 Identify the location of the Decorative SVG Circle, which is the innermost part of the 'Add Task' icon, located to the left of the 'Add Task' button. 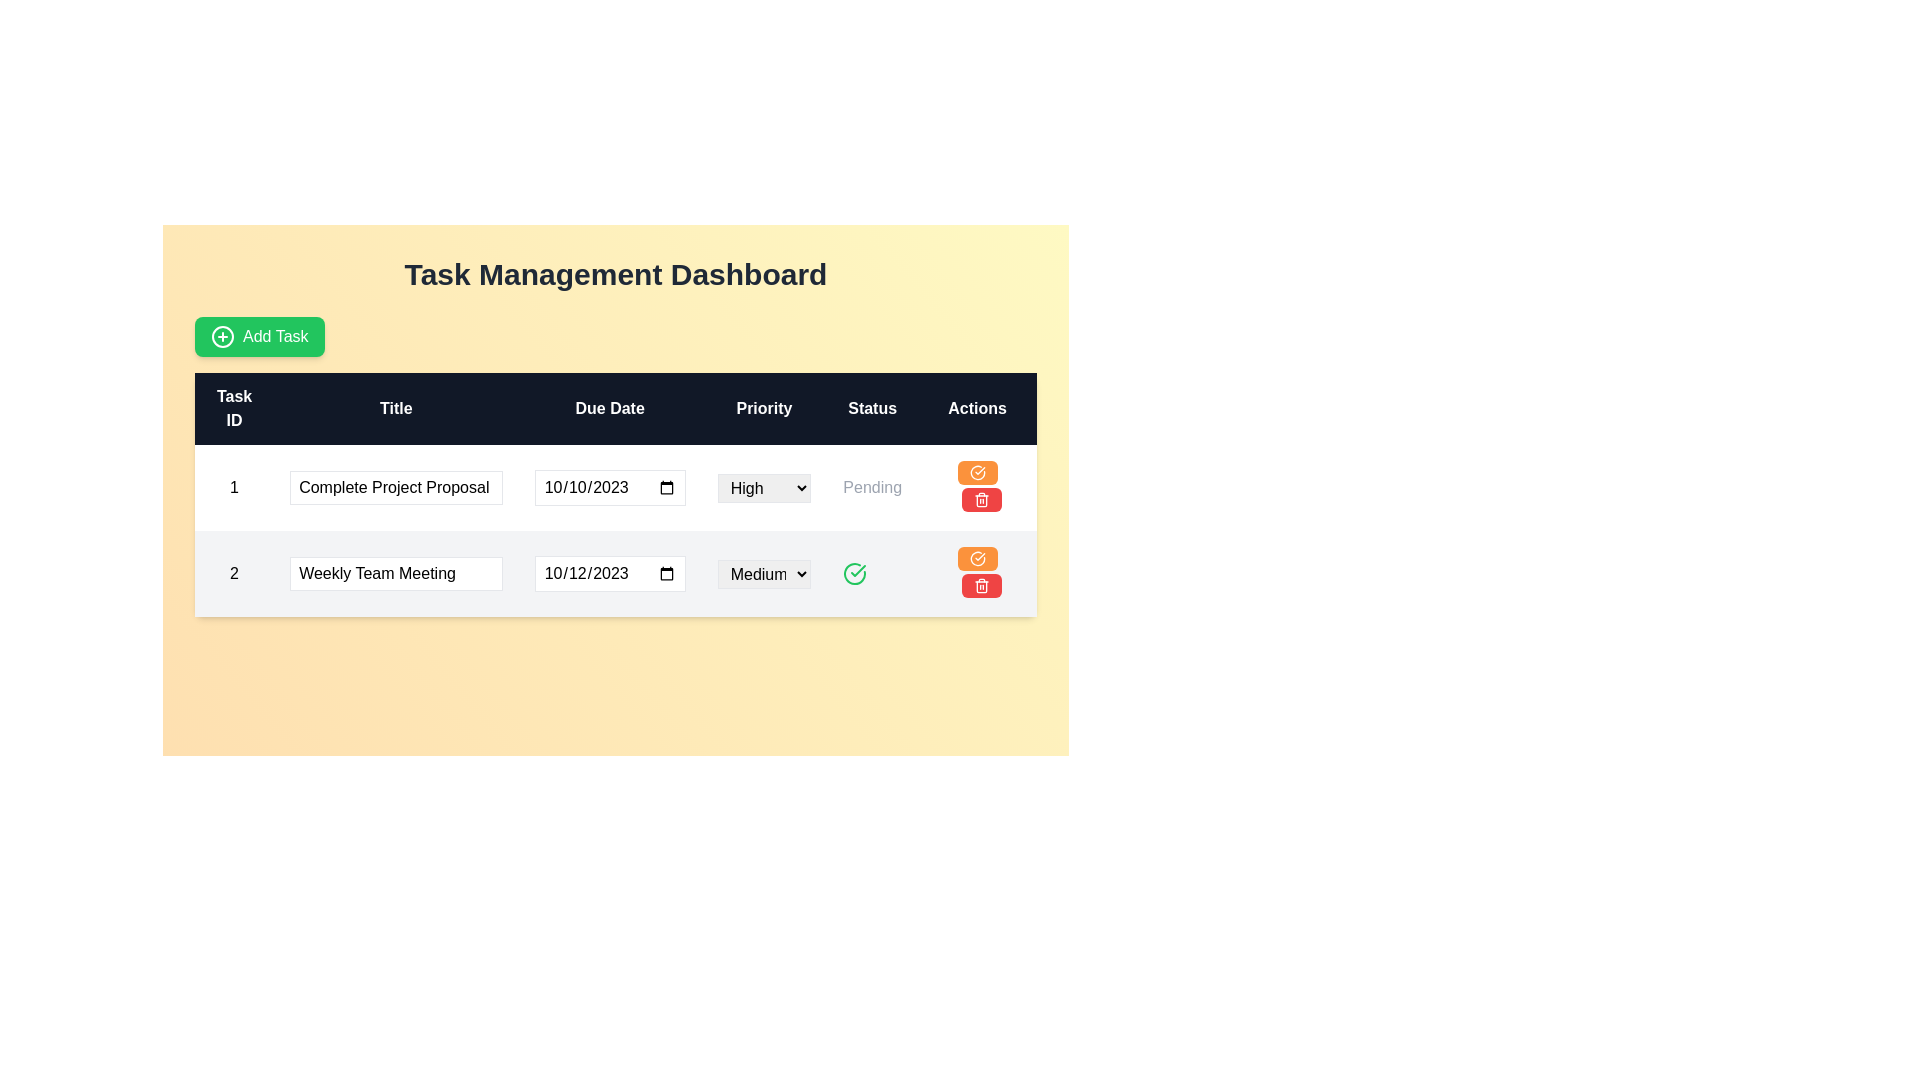
(222, 335).